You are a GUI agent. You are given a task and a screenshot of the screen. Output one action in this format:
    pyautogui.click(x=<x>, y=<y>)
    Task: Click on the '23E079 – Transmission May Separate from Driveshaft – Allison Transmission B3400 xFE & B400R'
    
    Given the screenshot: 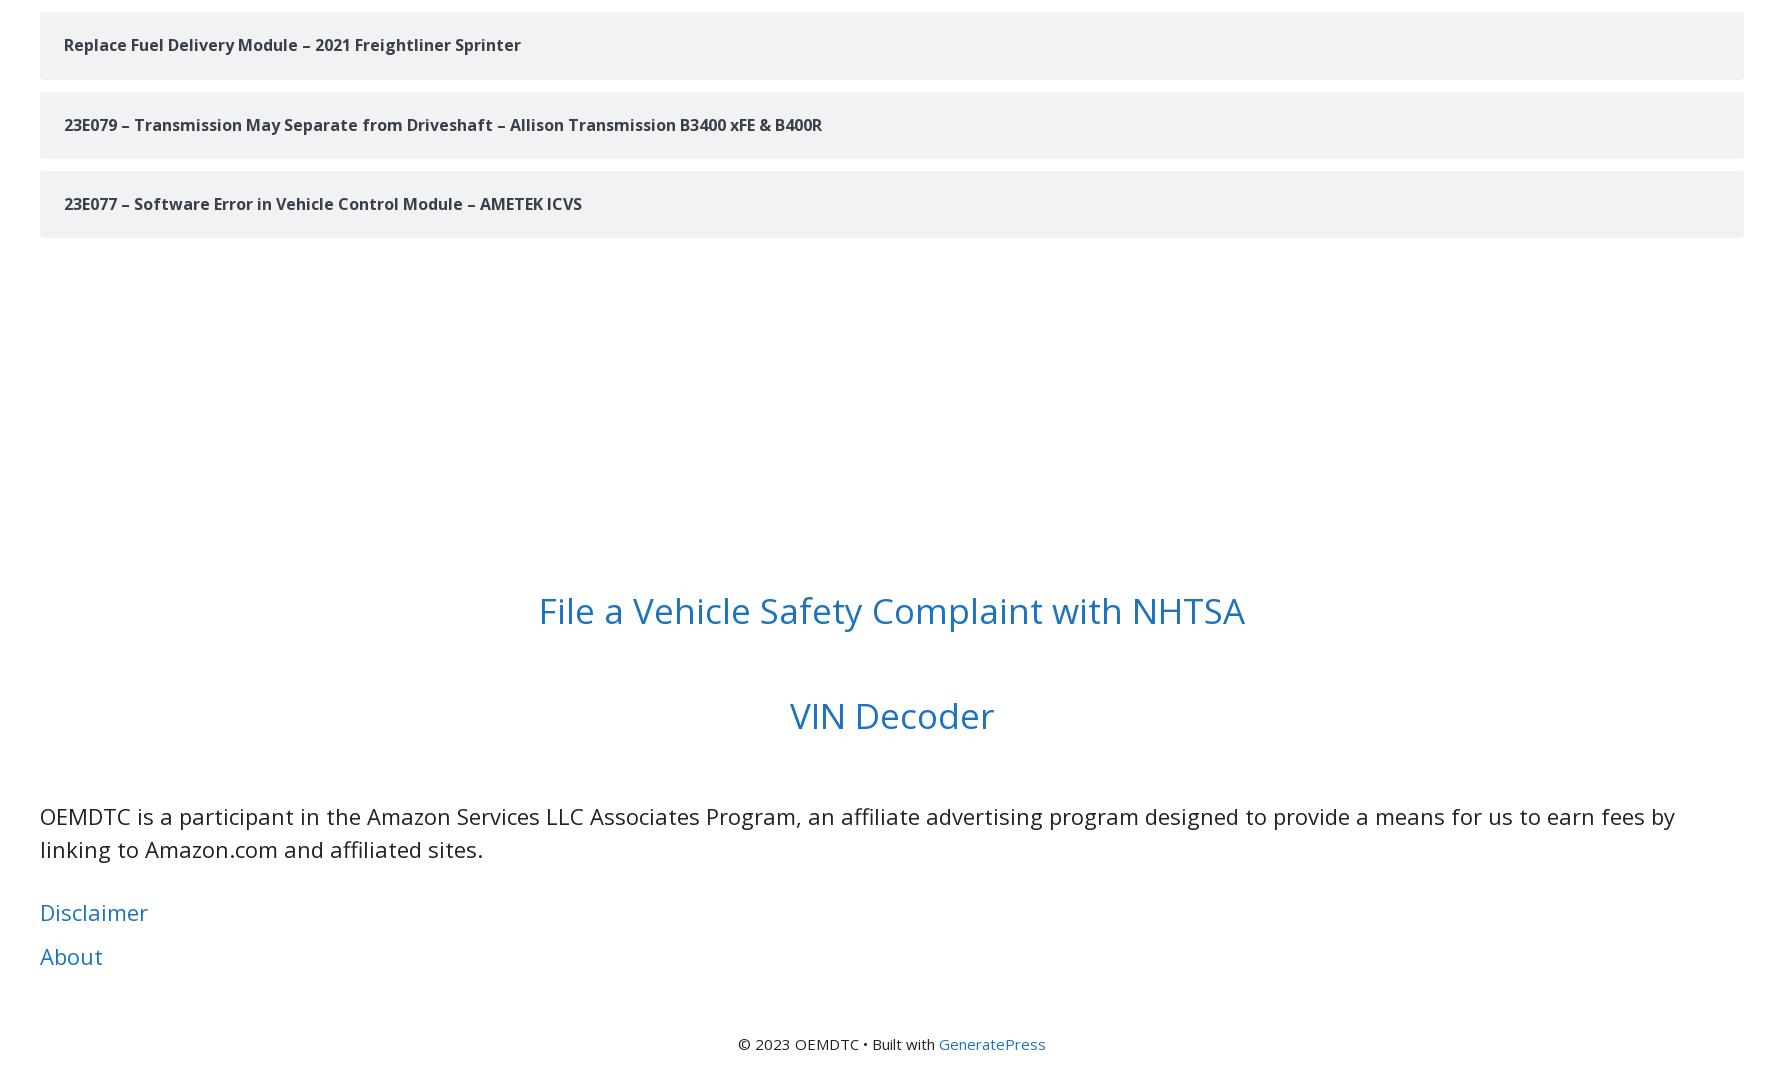 What is the action you would take?
    pyautogui.click(x=64, y=122)
    